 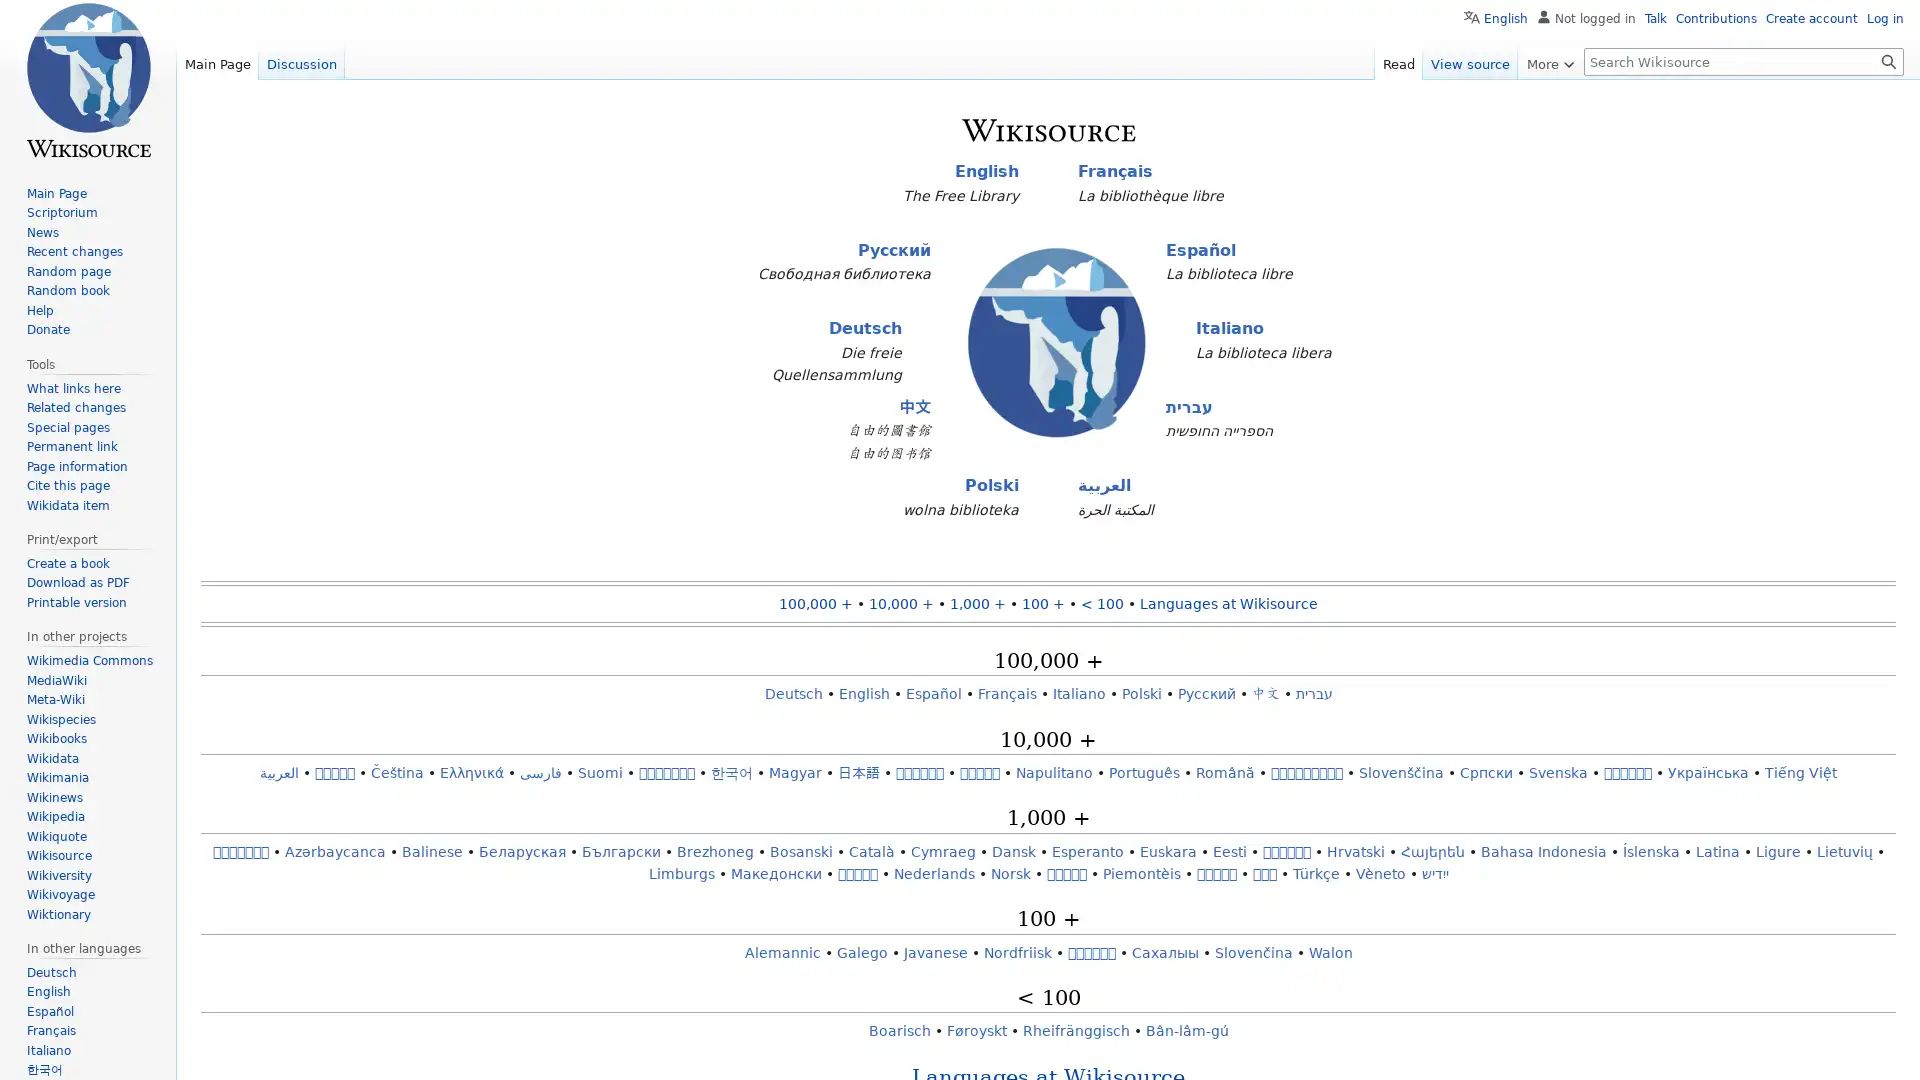 What do you see at coordinates (1888, 60) in the screenshot?
I see `Go` at bounding box center [1888, 60].